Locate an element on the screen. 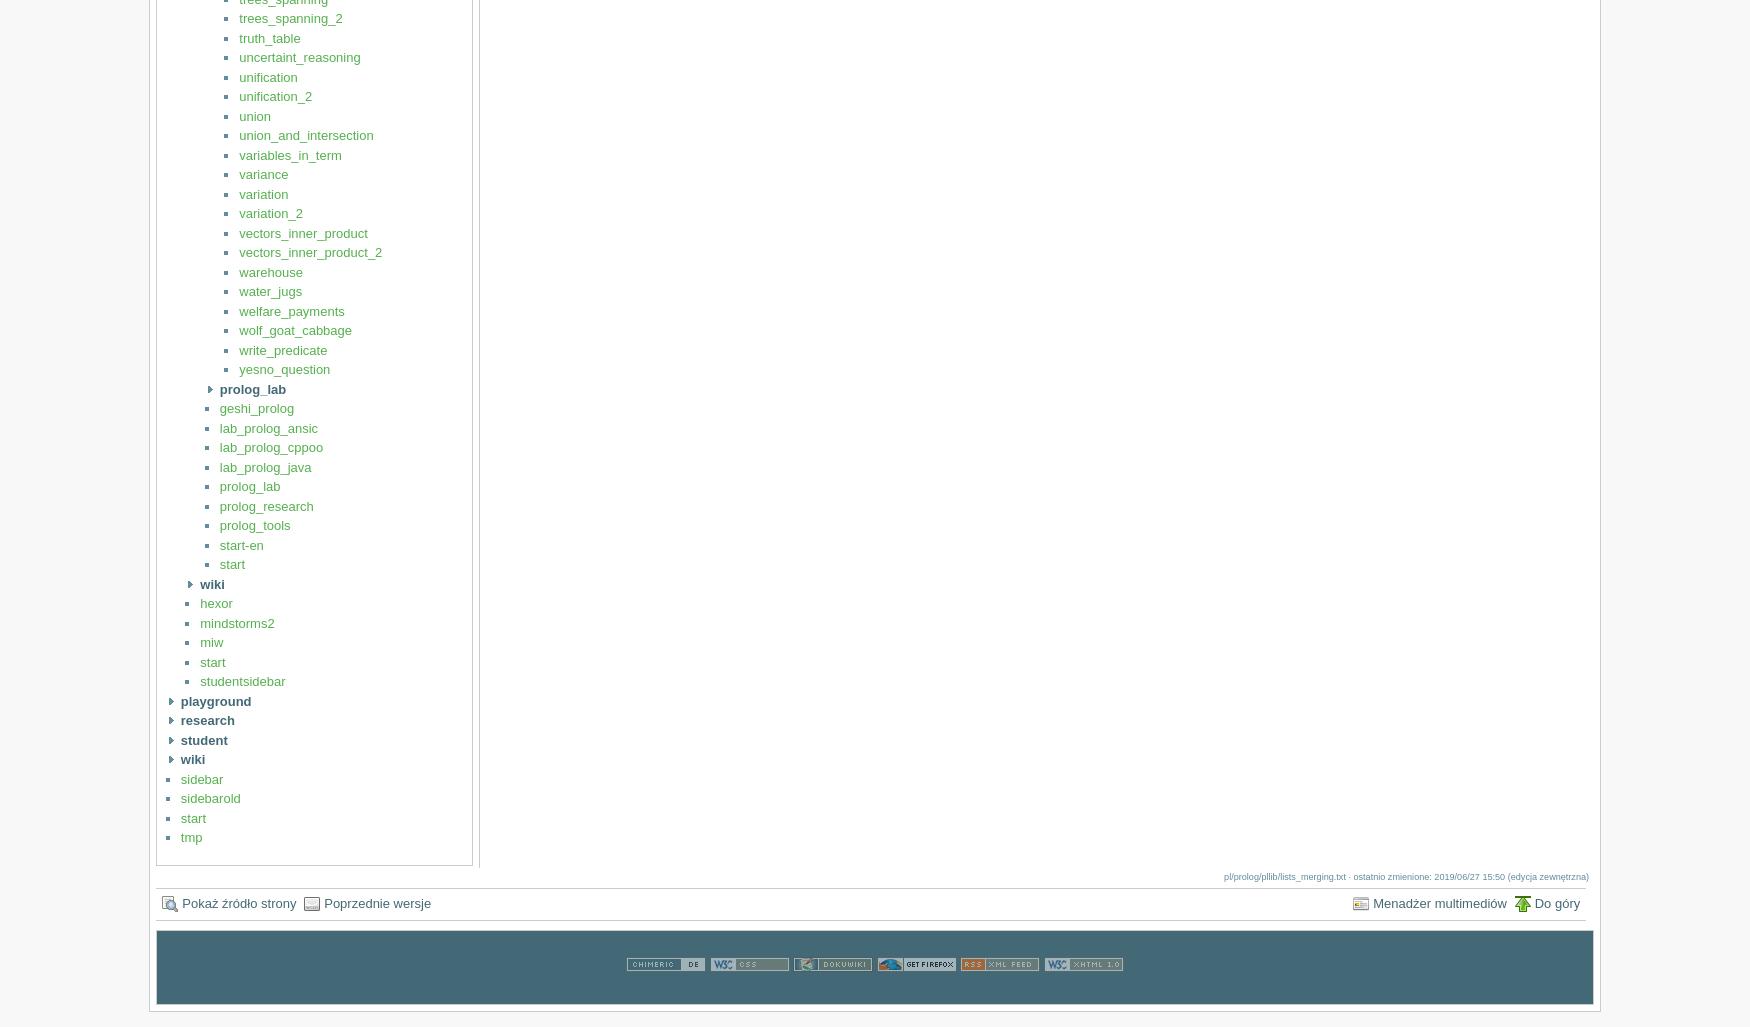  'vectors_inner_product_2' is located at coordinates (239, 252).